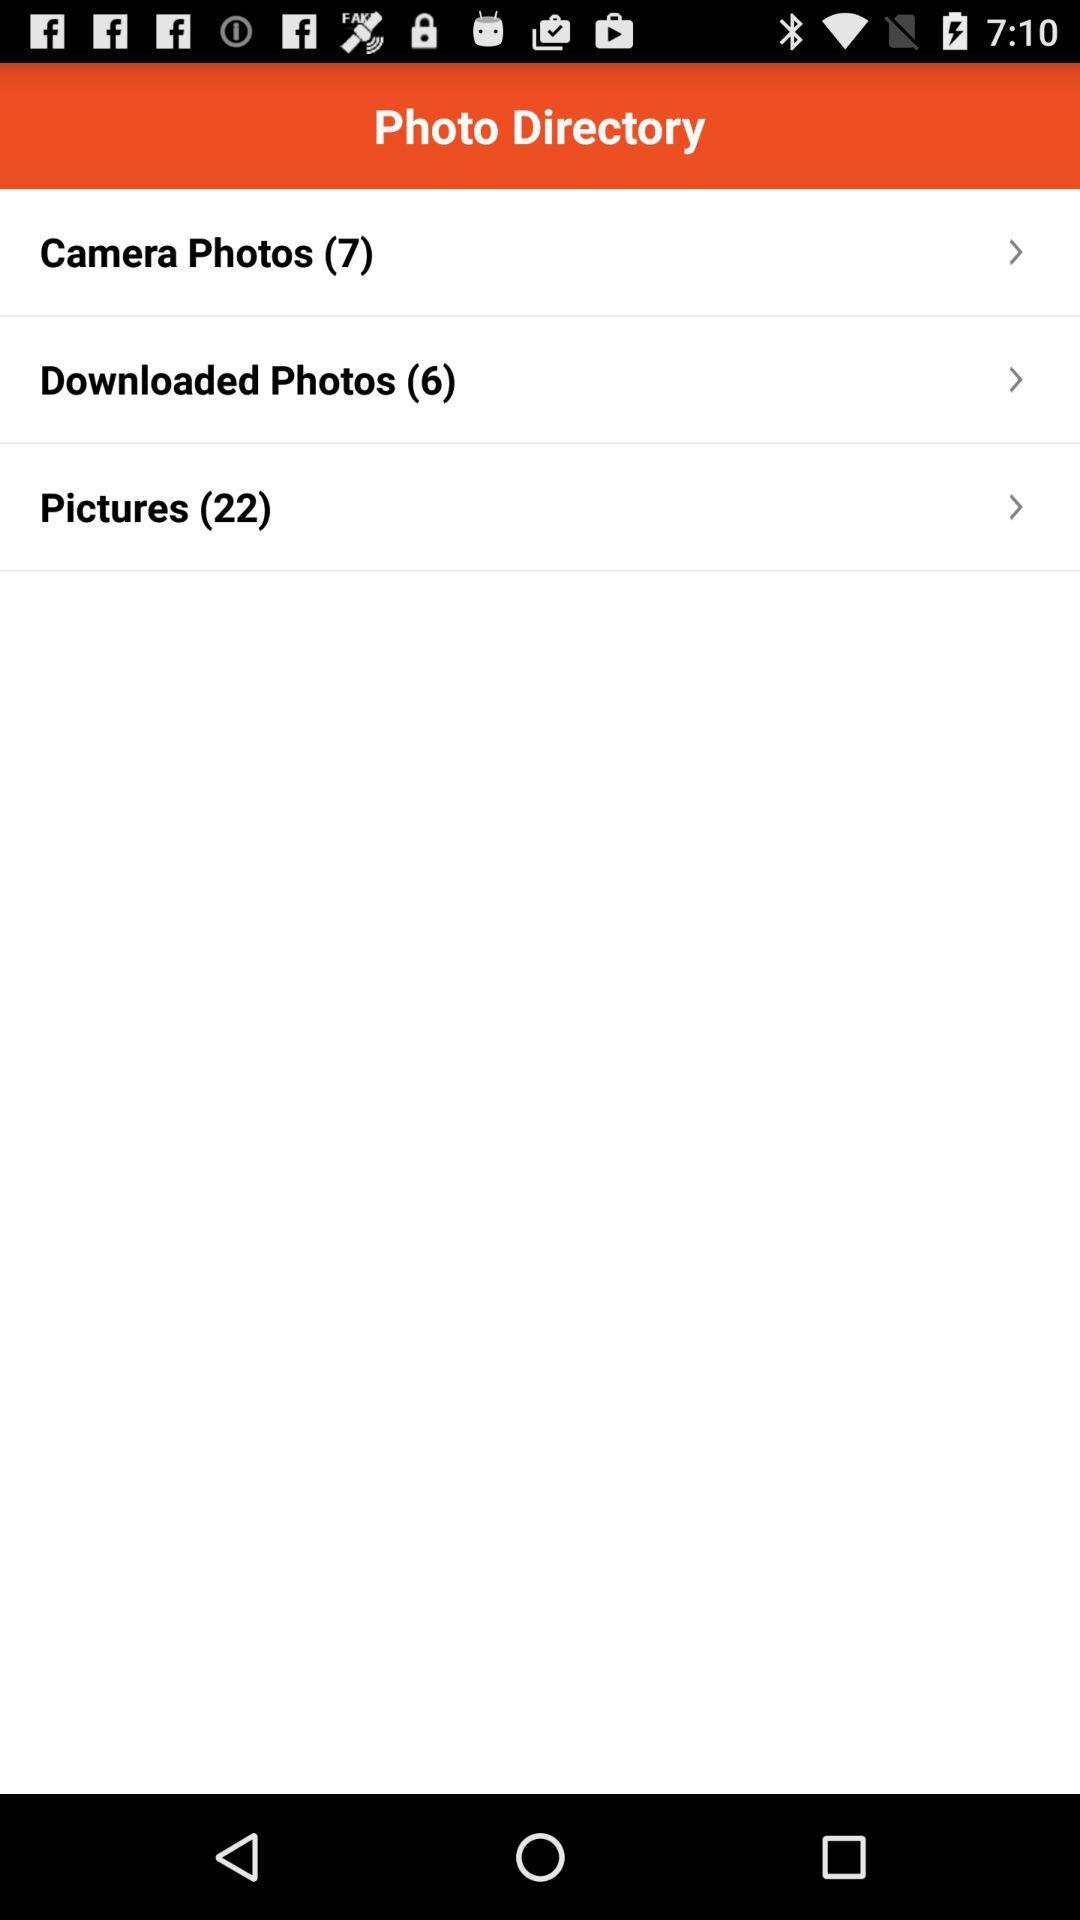 This screenshot has height=1920, width=1080. Describe the element at coordinates (731, 379) in the screenshot. I see `app to the right of downloaded photos (6) item` at that location.